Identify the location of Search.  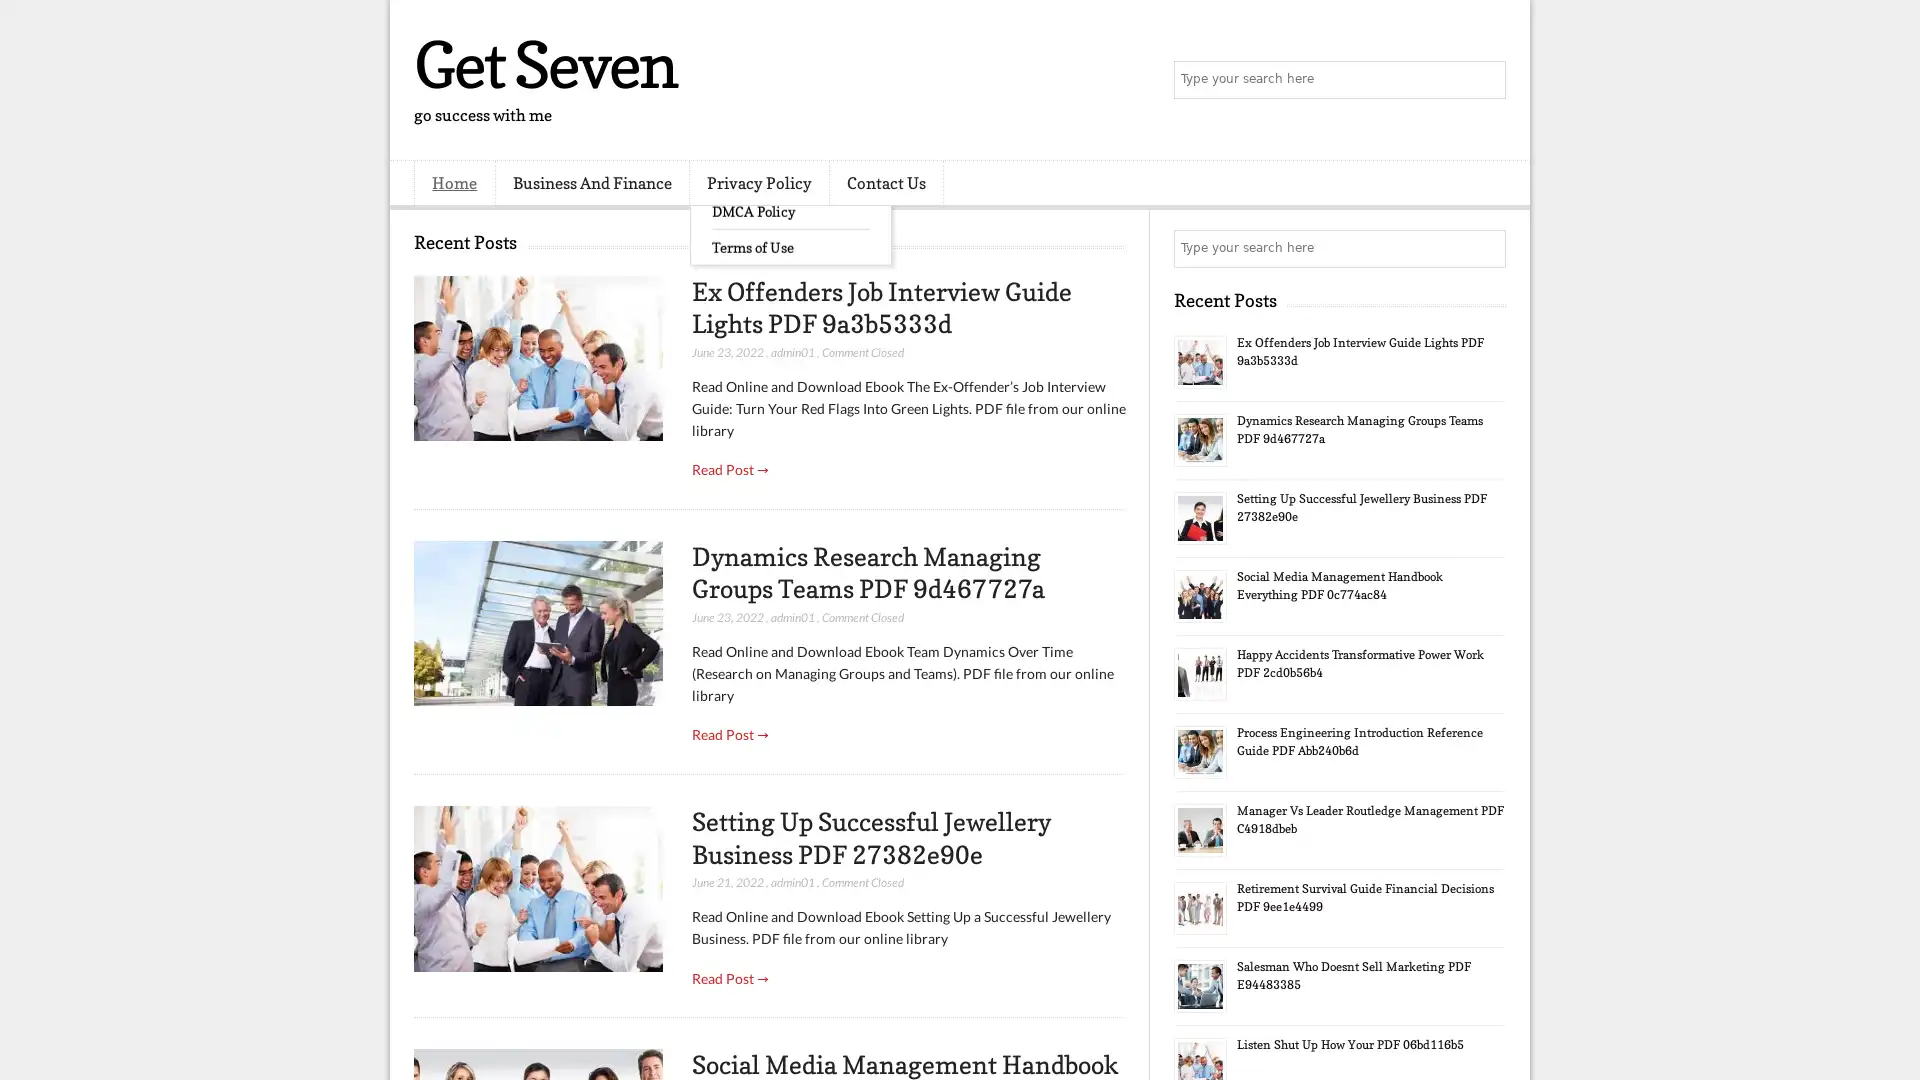
(1485, 248).